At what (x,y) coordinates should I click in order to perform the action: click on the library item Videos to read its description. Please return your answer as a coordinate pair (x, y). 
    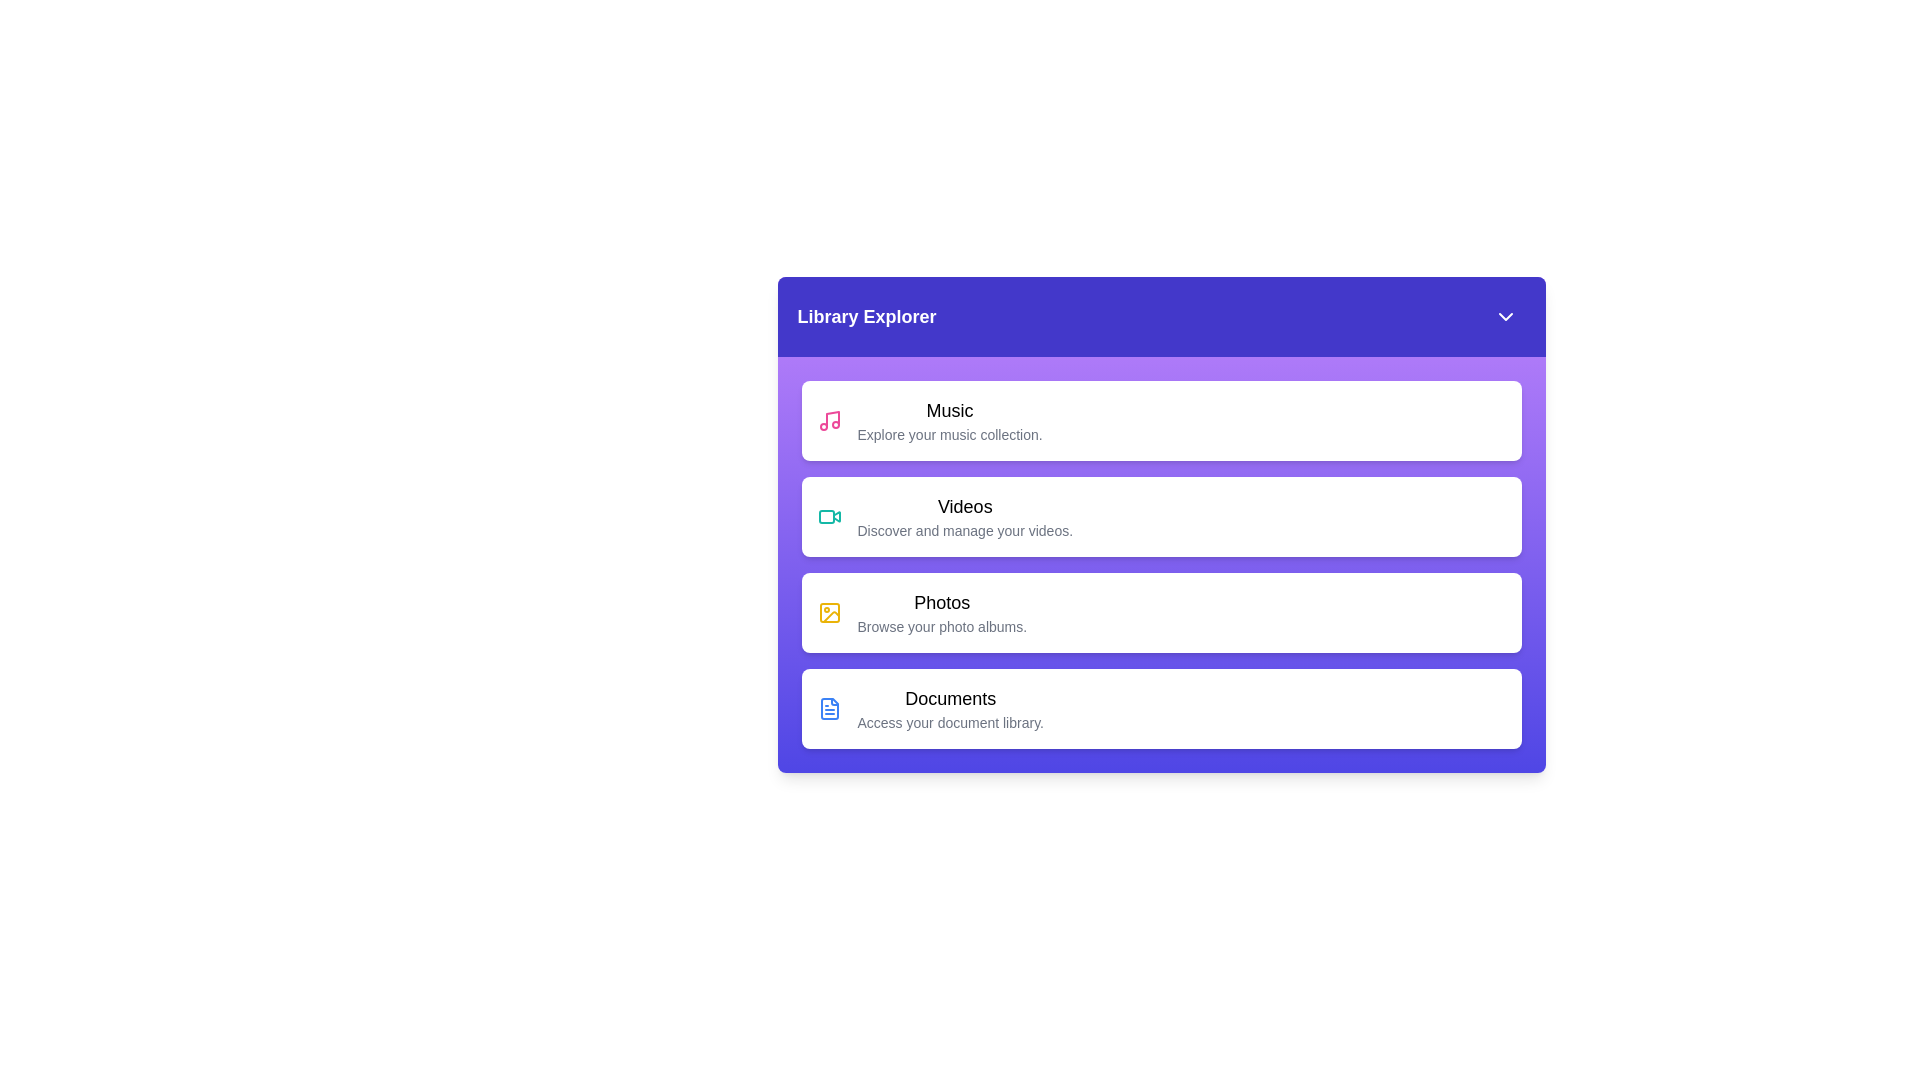
    Looking at the image, I should click on (1161, 515).